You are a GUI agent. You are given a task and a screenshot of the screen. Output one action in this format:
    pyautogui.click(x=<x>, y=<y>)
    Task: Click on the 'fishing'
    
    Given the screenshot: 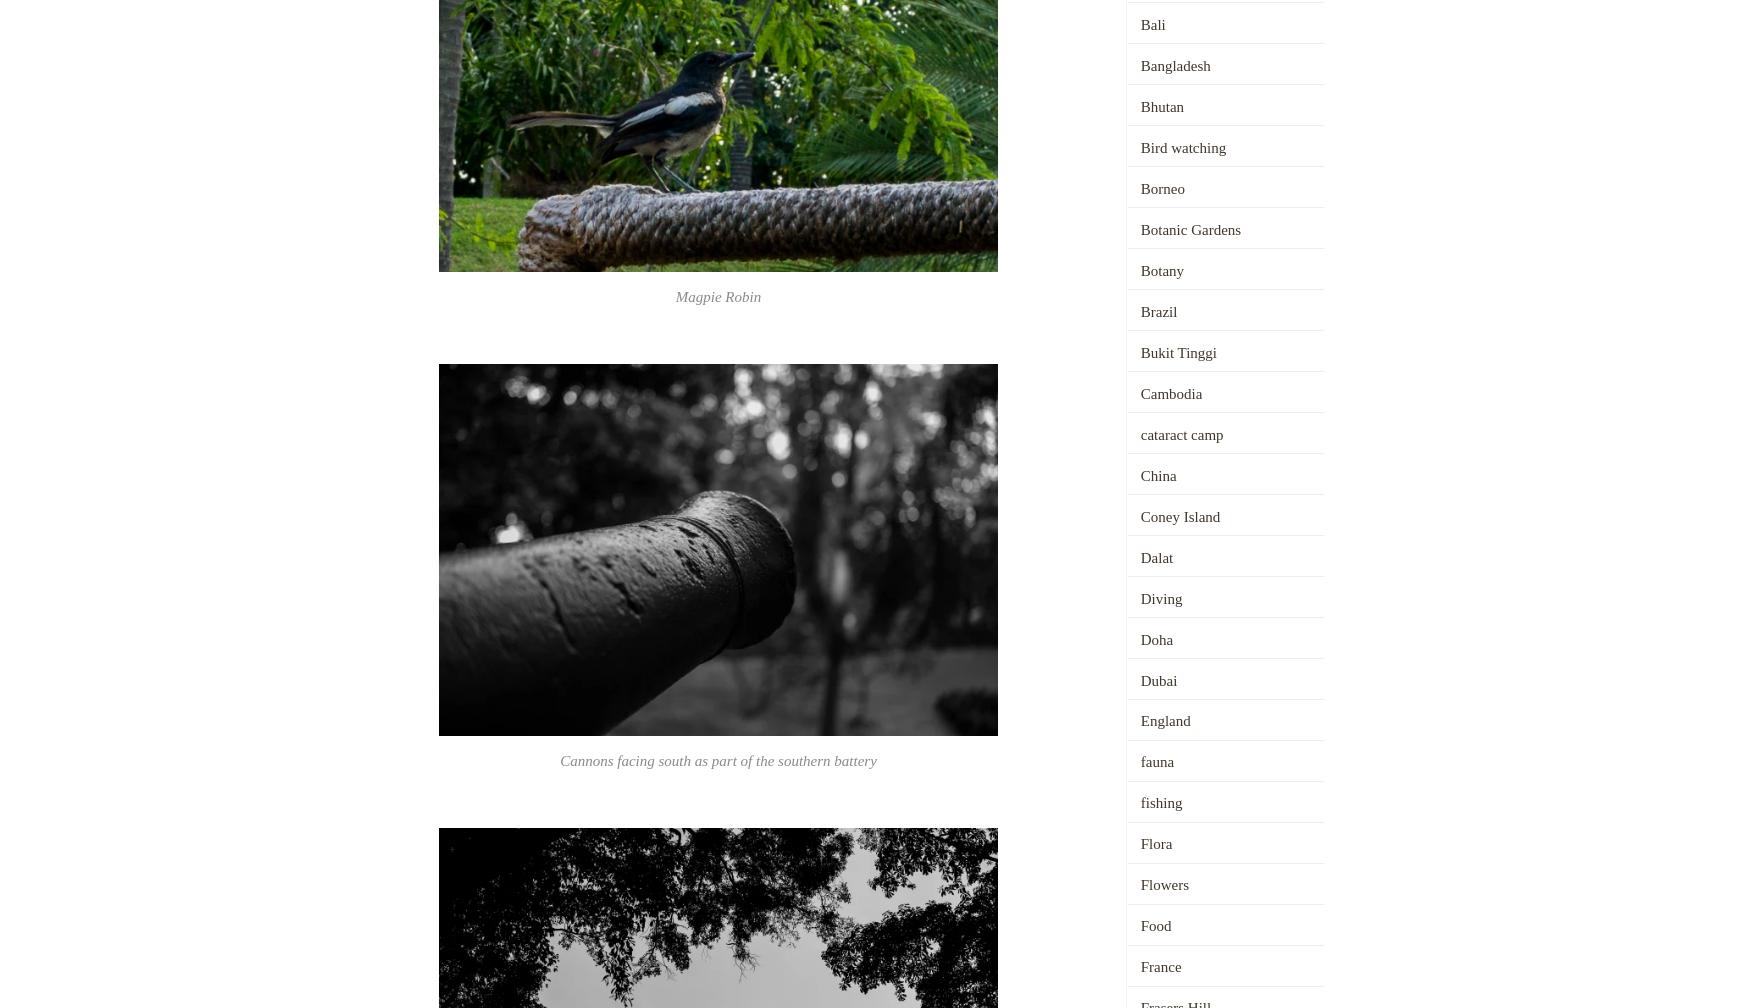 What is the action you would take?
    pyautogui.click(x=1138, y=802)
    